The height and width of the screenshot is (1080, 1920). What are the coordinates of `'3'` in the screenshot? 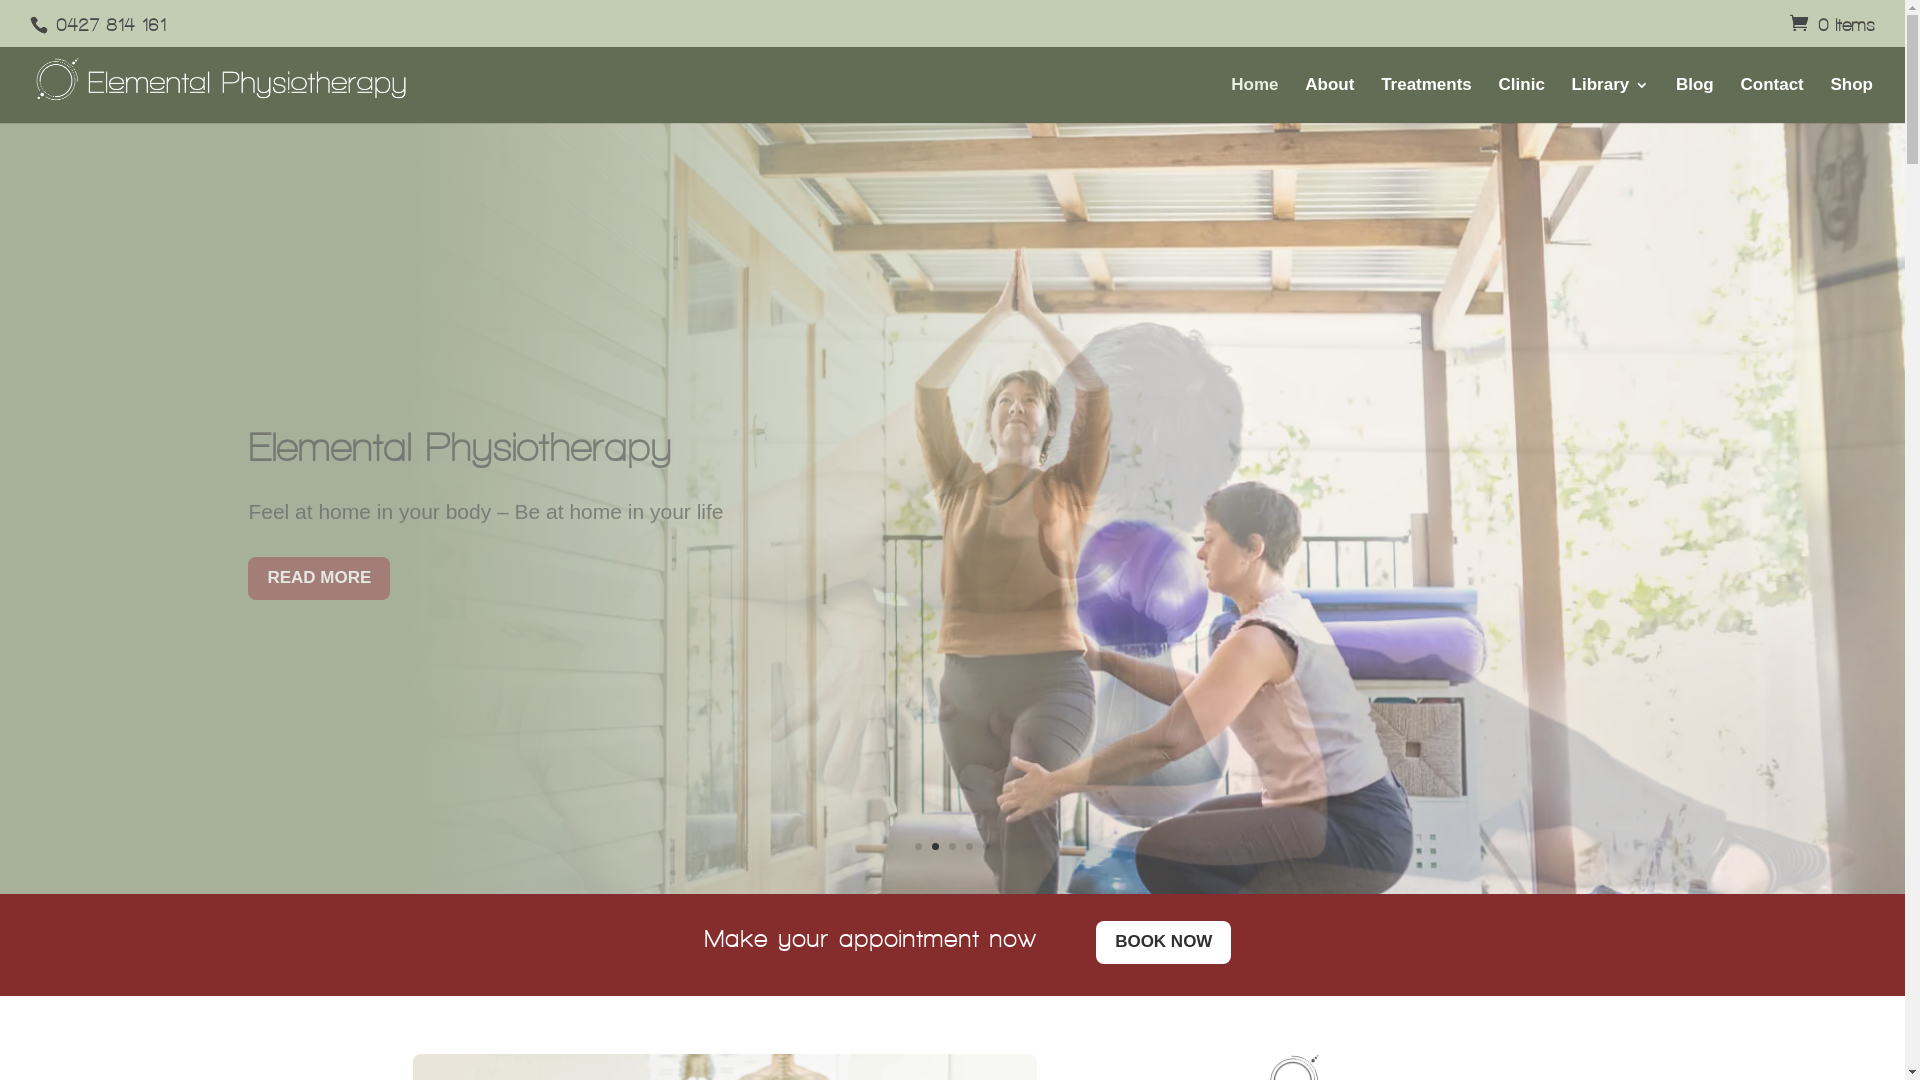 It's located at (951, 846).